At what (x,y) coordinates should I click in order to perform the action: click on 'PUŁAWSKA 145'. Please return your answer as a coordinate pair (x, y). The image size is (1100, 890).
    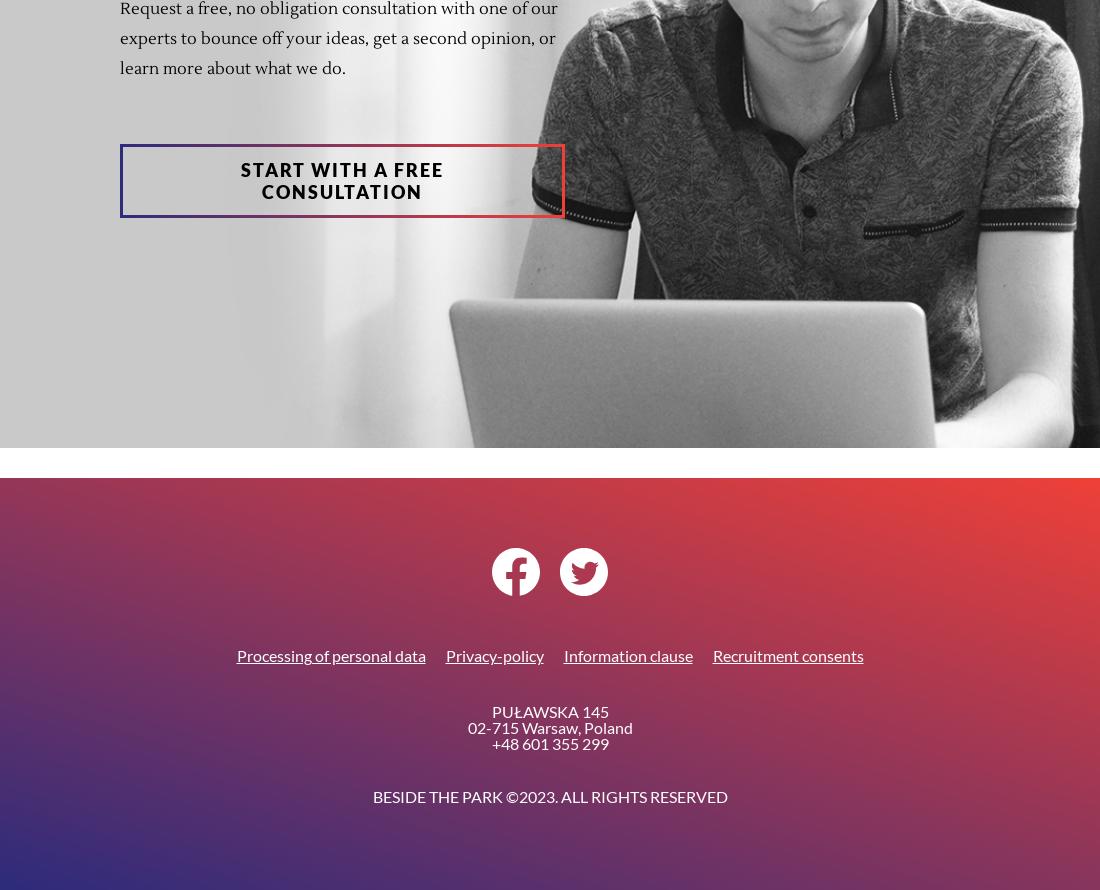
    Looking at the image, I should click on (549, 710).